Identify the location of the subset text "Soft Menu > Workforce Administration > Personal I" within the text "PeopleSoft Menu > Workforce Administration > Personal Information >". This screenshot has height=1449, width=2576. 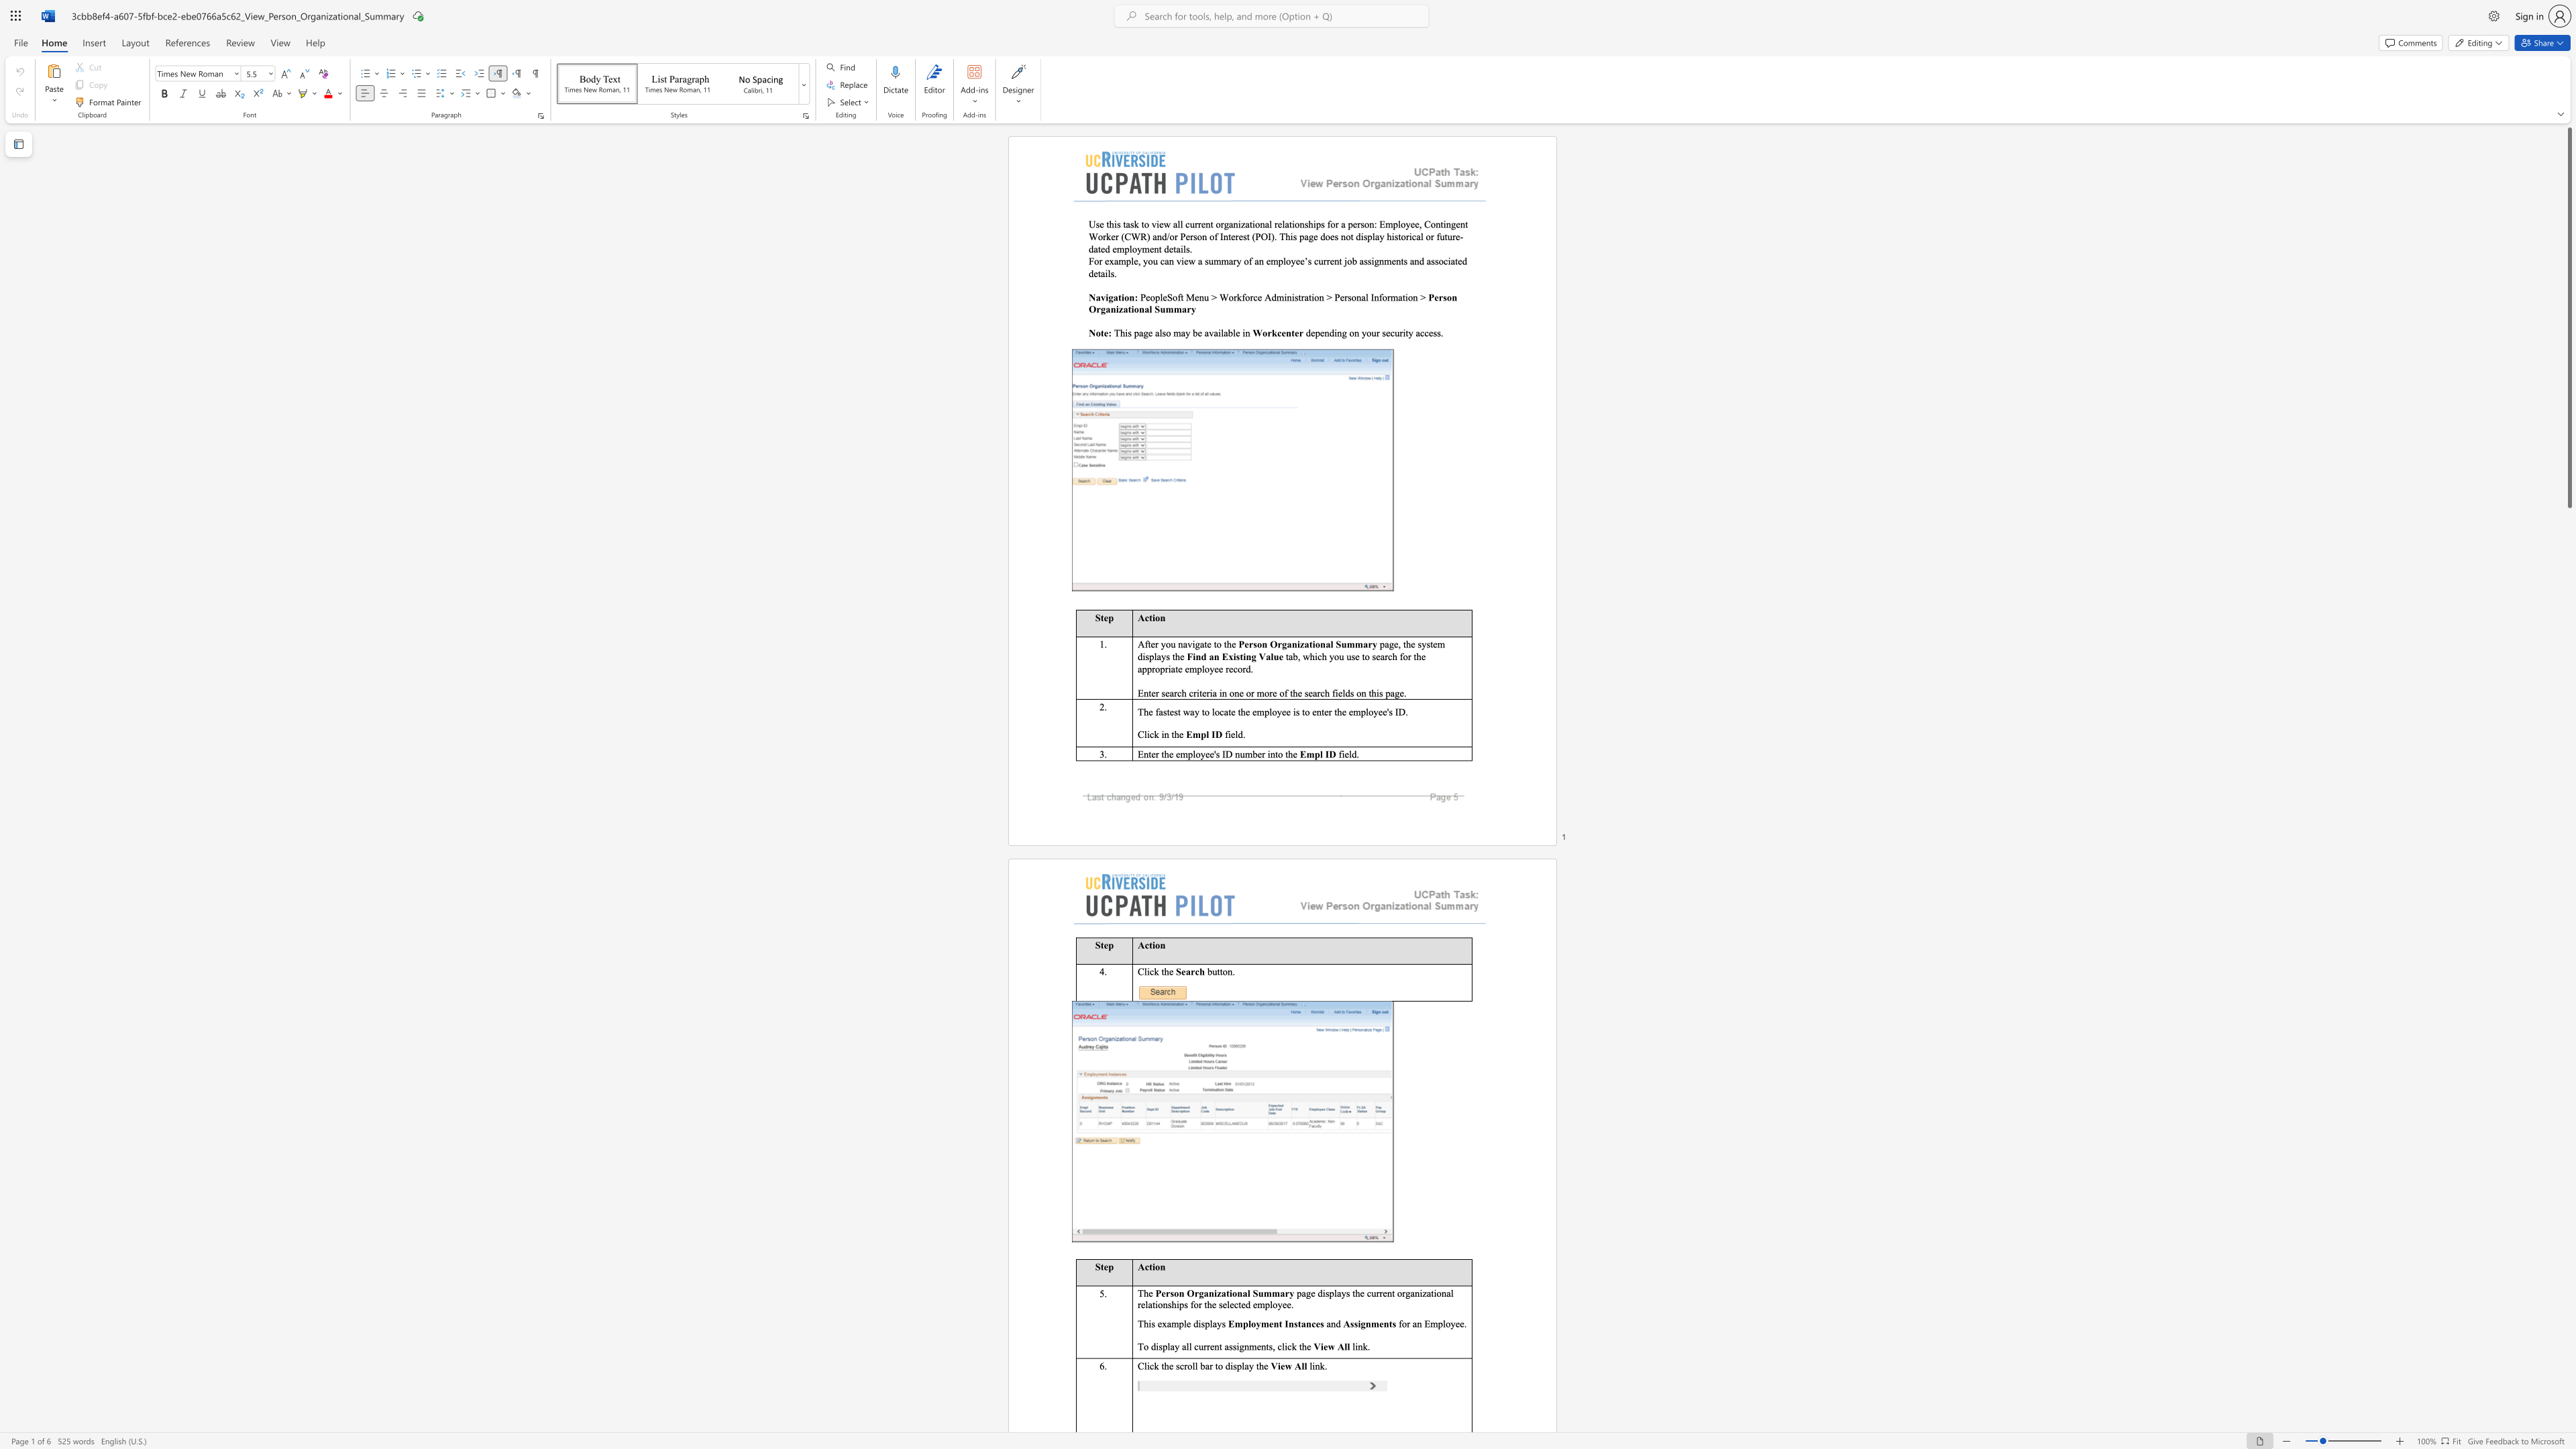
(1165, 297).